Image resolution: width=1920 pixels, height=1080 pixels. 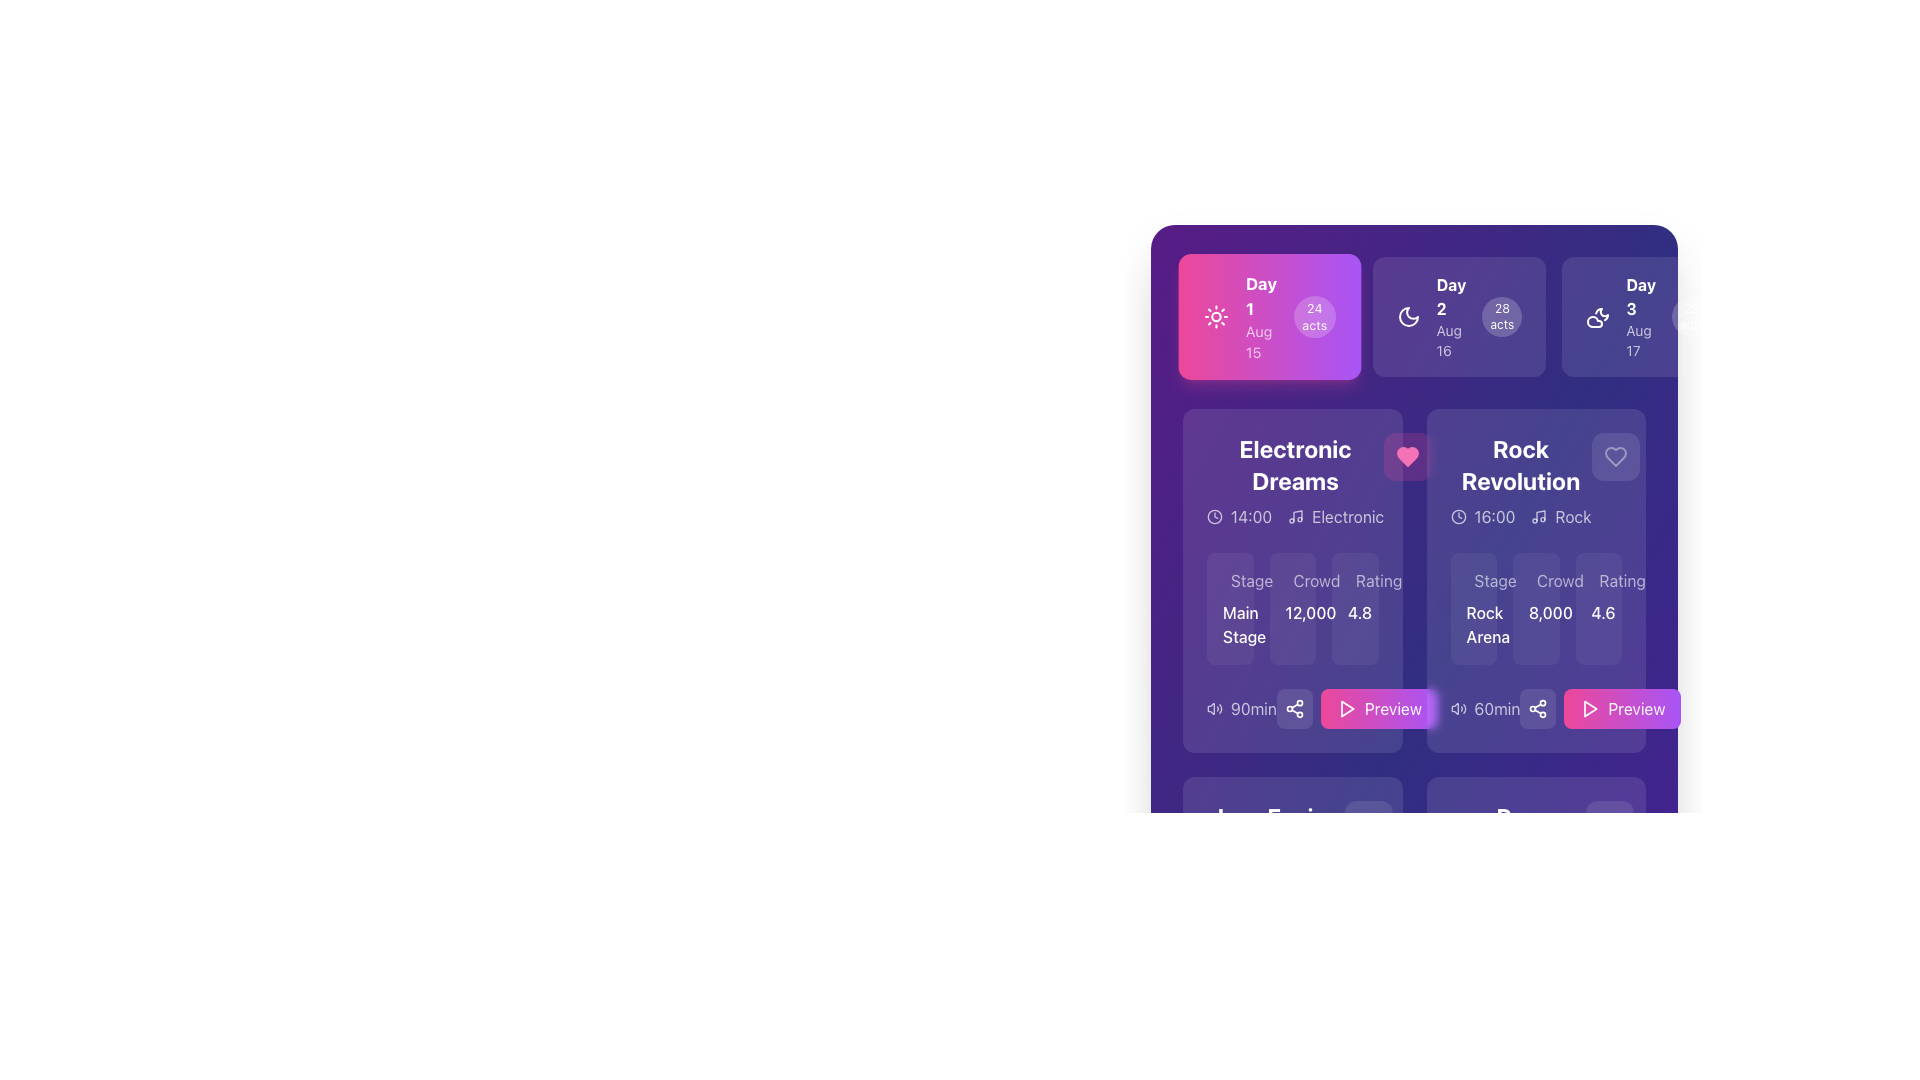 I want to click on the text label displaying the crowd count metric located in the center of the 'Crowd' section within the 'Rock Revolution' panel, so click(x=1535, y=612).